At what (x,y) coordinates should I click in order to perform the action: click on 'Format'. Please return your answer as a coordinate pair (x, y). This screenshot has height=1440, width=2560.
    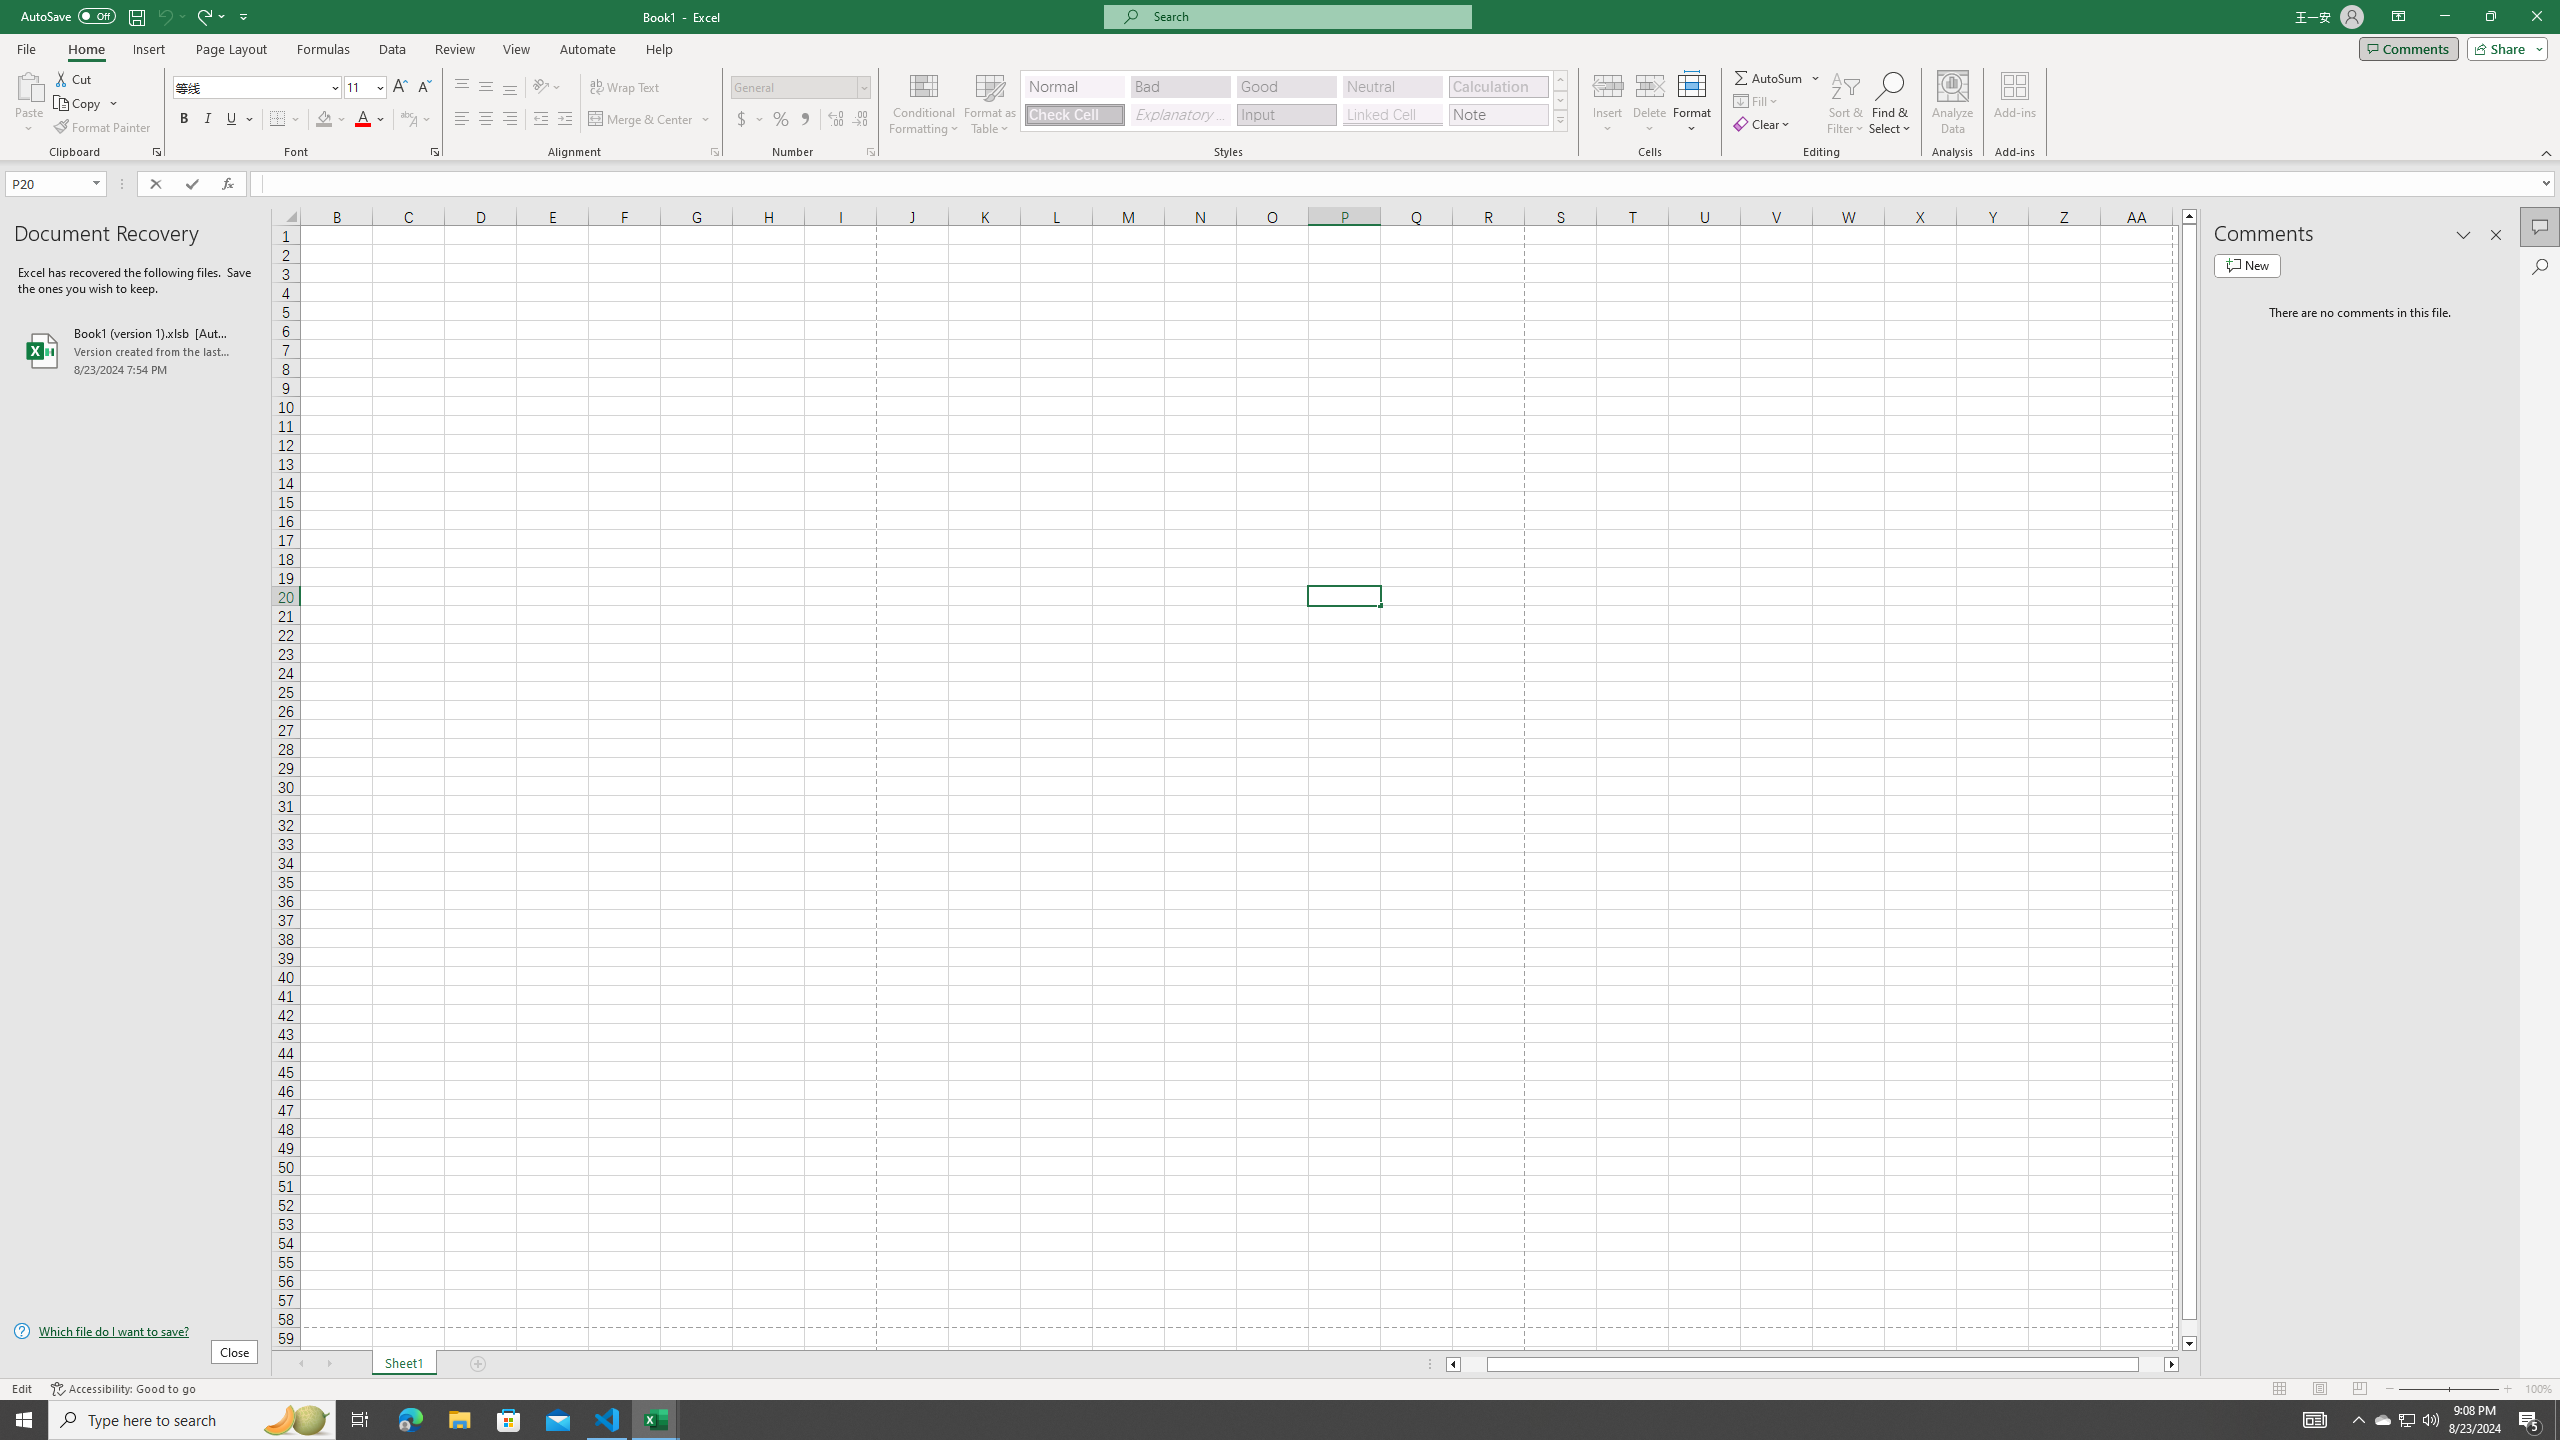
    Looking at the image, I should click on (1692, 103).